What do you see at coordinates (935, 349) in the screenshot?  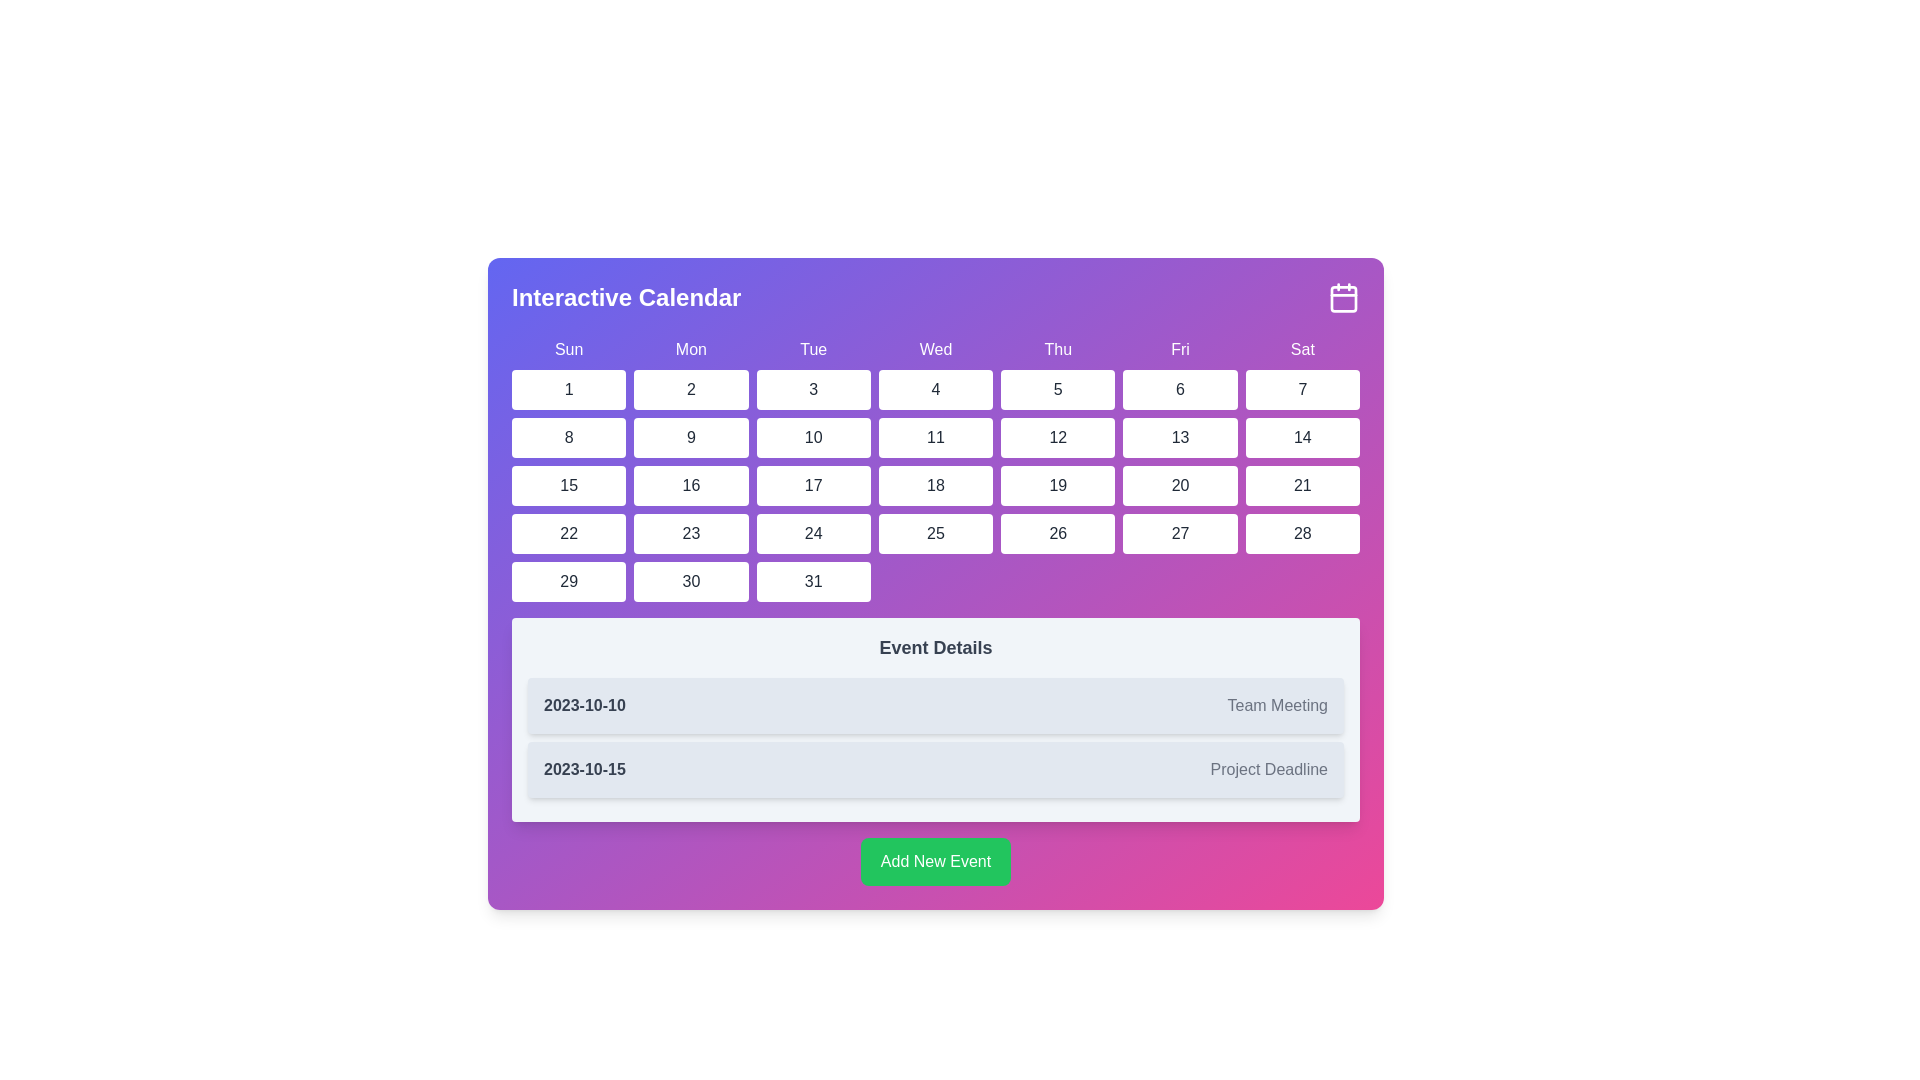 I see `the text label displaying 'Wed', which is positioned in the topmost row of the calendar interface between 'Tue' and 'Thu'` at bounding box center [935, 349].